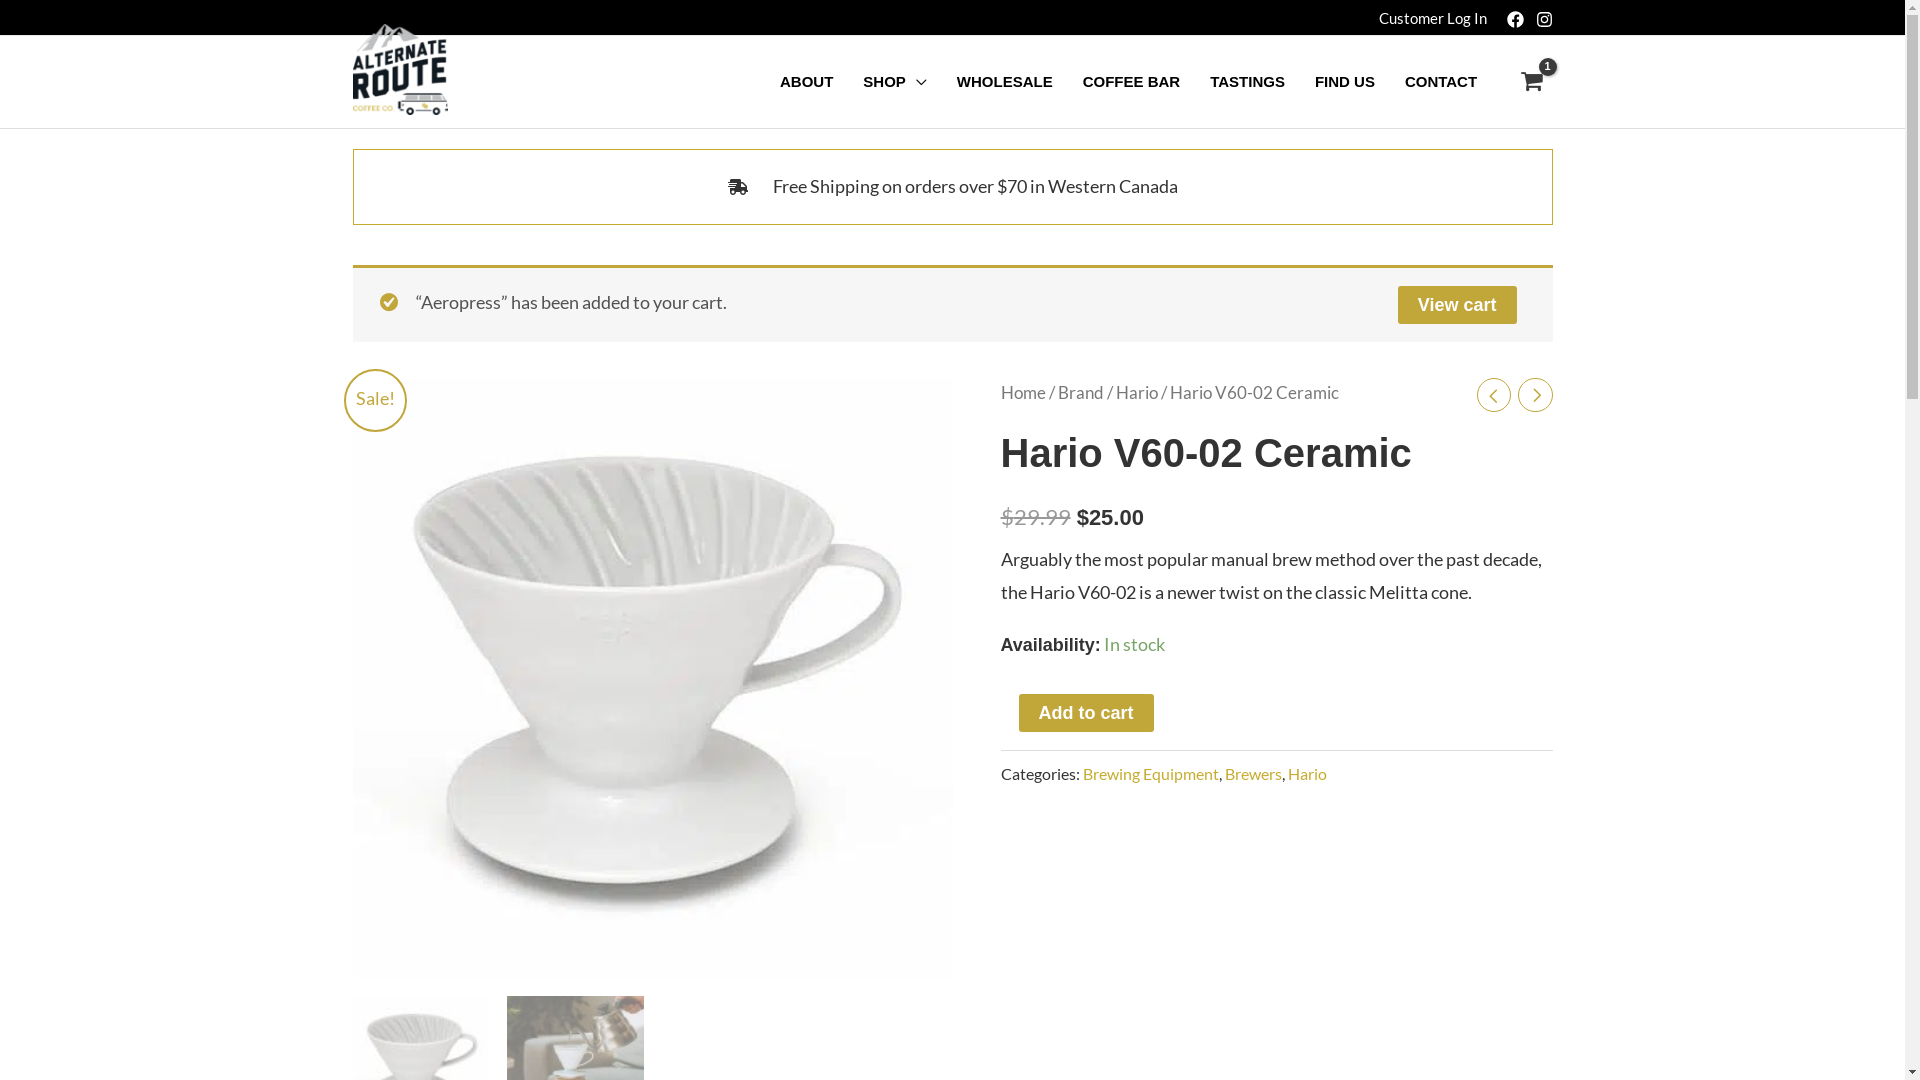  What do you see at coordinates (1246, 80) in the screenshot?
I see `'TASTINGS'` at bounding box center [1246, 80].